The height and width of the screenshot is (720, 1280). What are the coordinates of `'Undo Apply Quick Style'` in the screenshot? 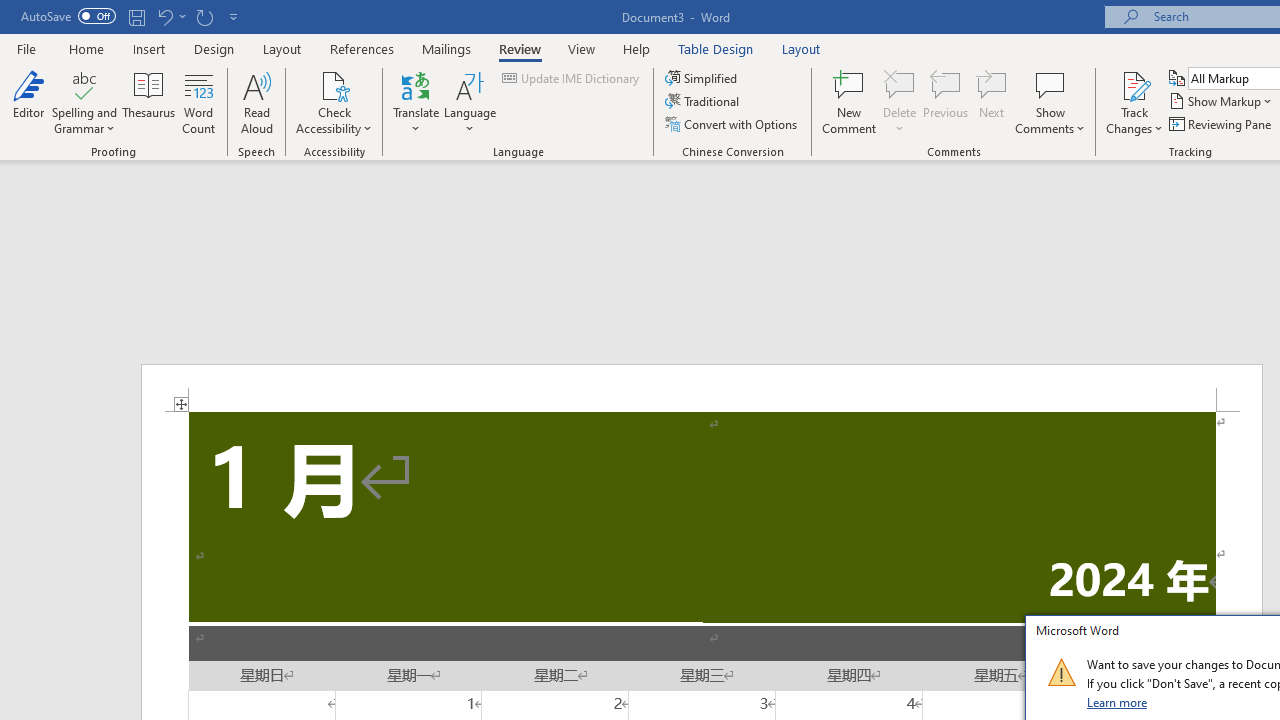 It's located at (164, 16).